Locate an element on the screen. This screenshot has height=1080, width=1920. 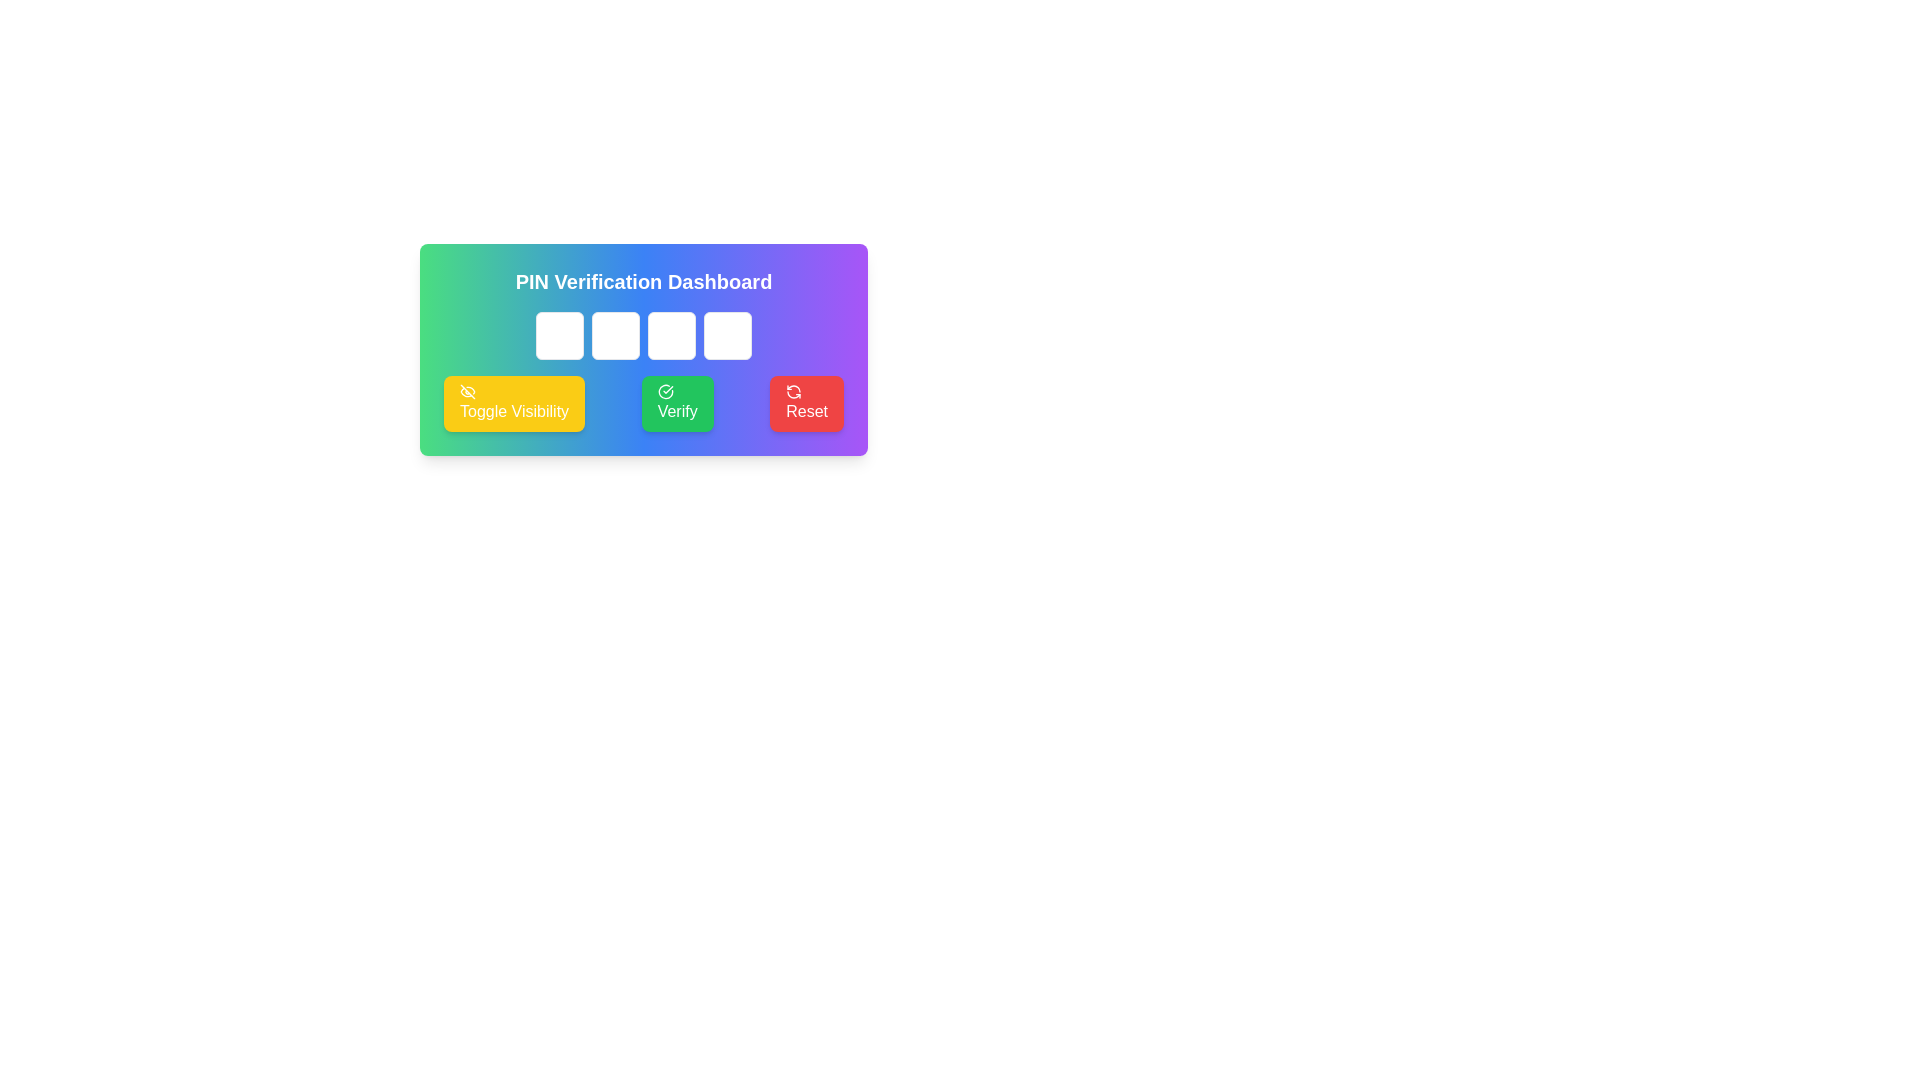
the 'Reset' button, which contains the icon for resetting input fields, located in the bottom-right region of the interface is located at coordinates (792, 392).